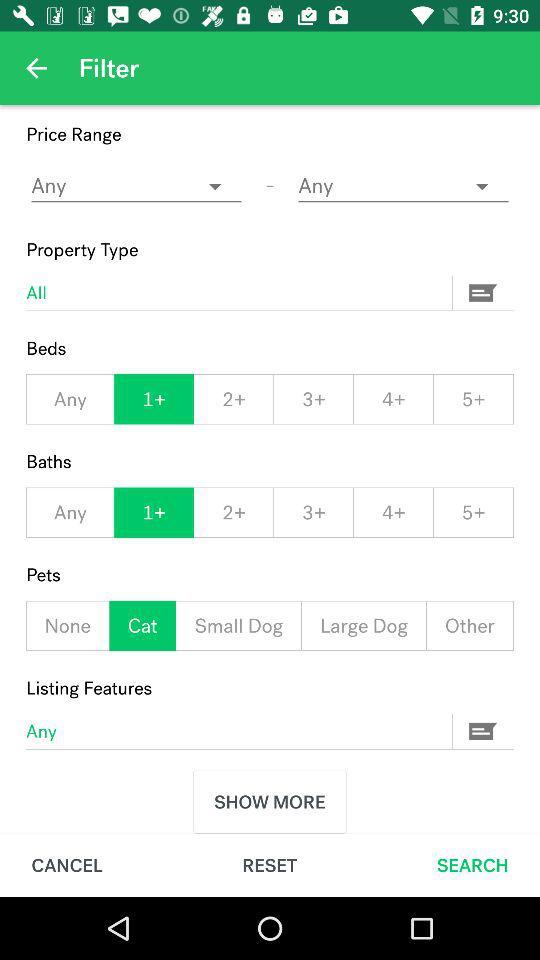 The width and height of the screenshot is (540, 960). What do you see at coordinates (482, 730) in the screenshot?
I see `the button which is next to the any` at bounding box center [482, 730].